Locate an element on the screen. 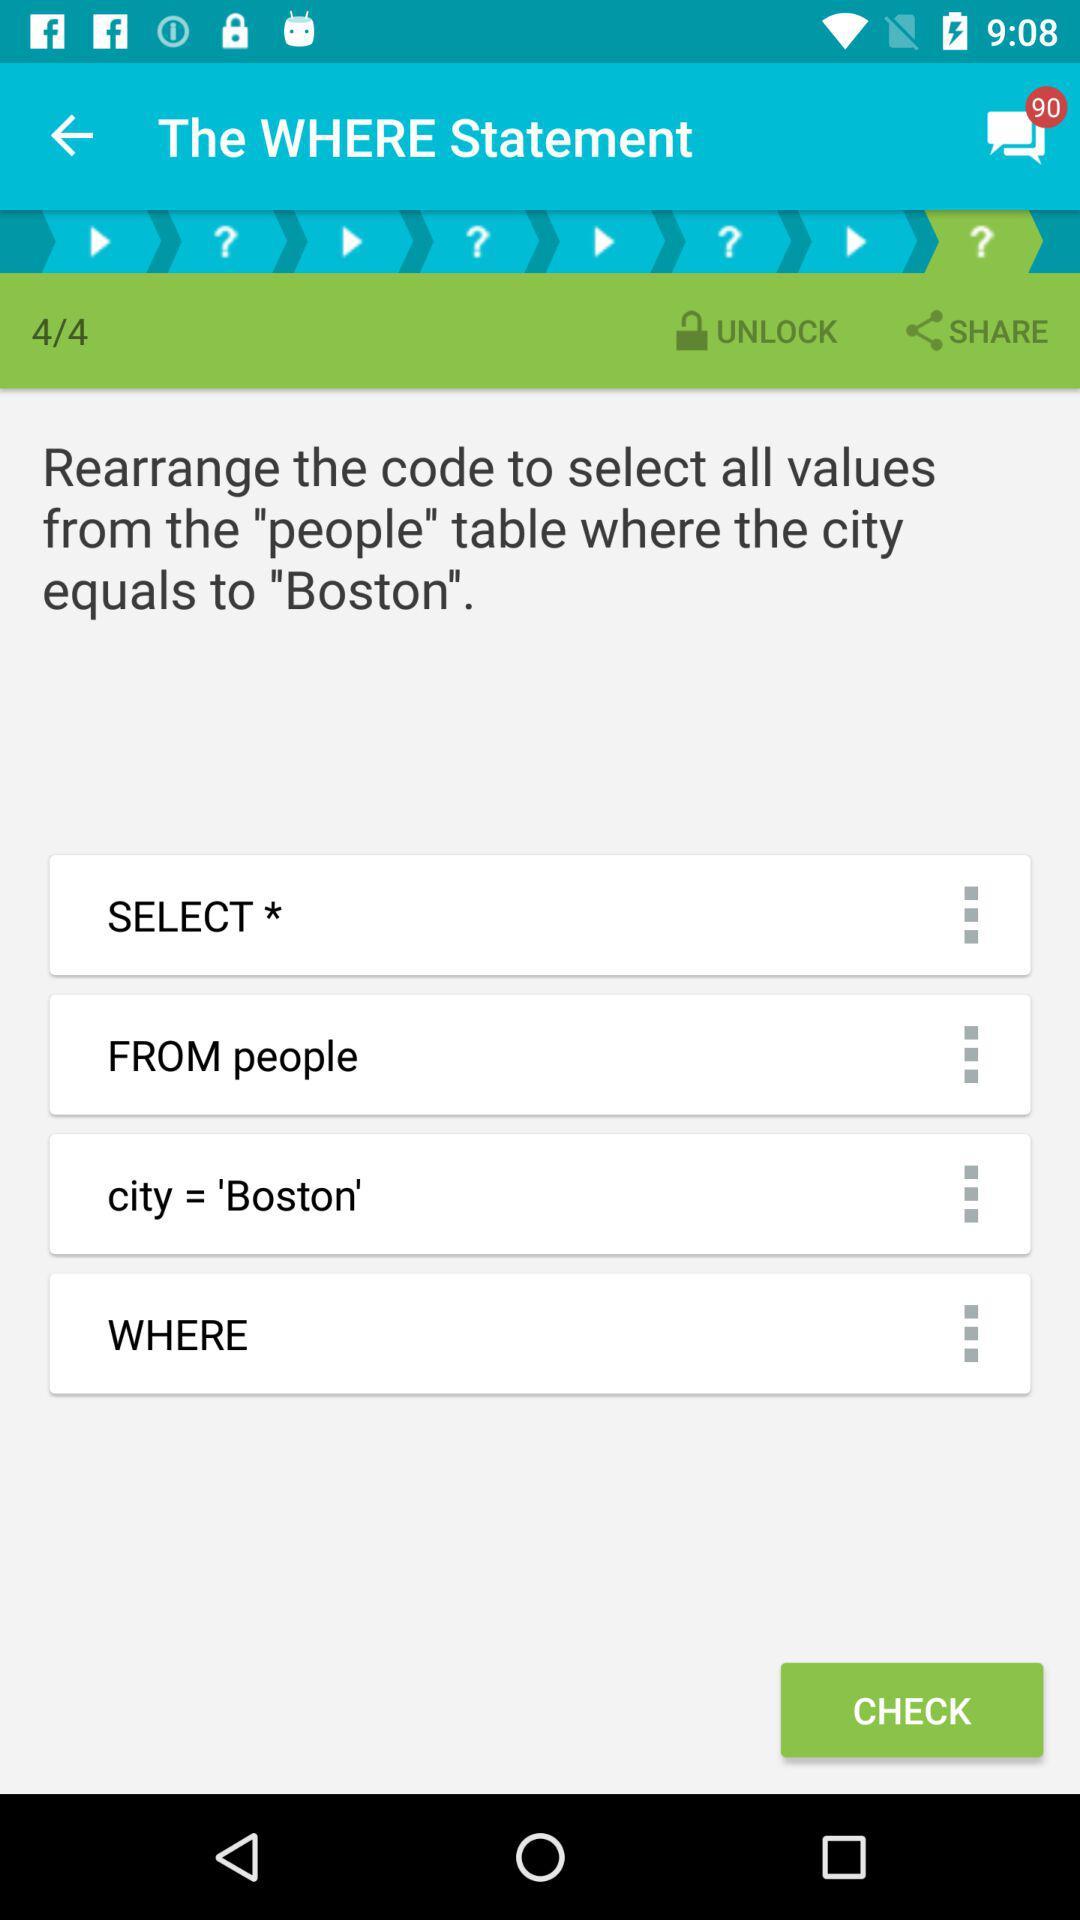 Image resolution: width=1080 pixels, height=1920 pixels. the share item is located at coordinates (973, 330).